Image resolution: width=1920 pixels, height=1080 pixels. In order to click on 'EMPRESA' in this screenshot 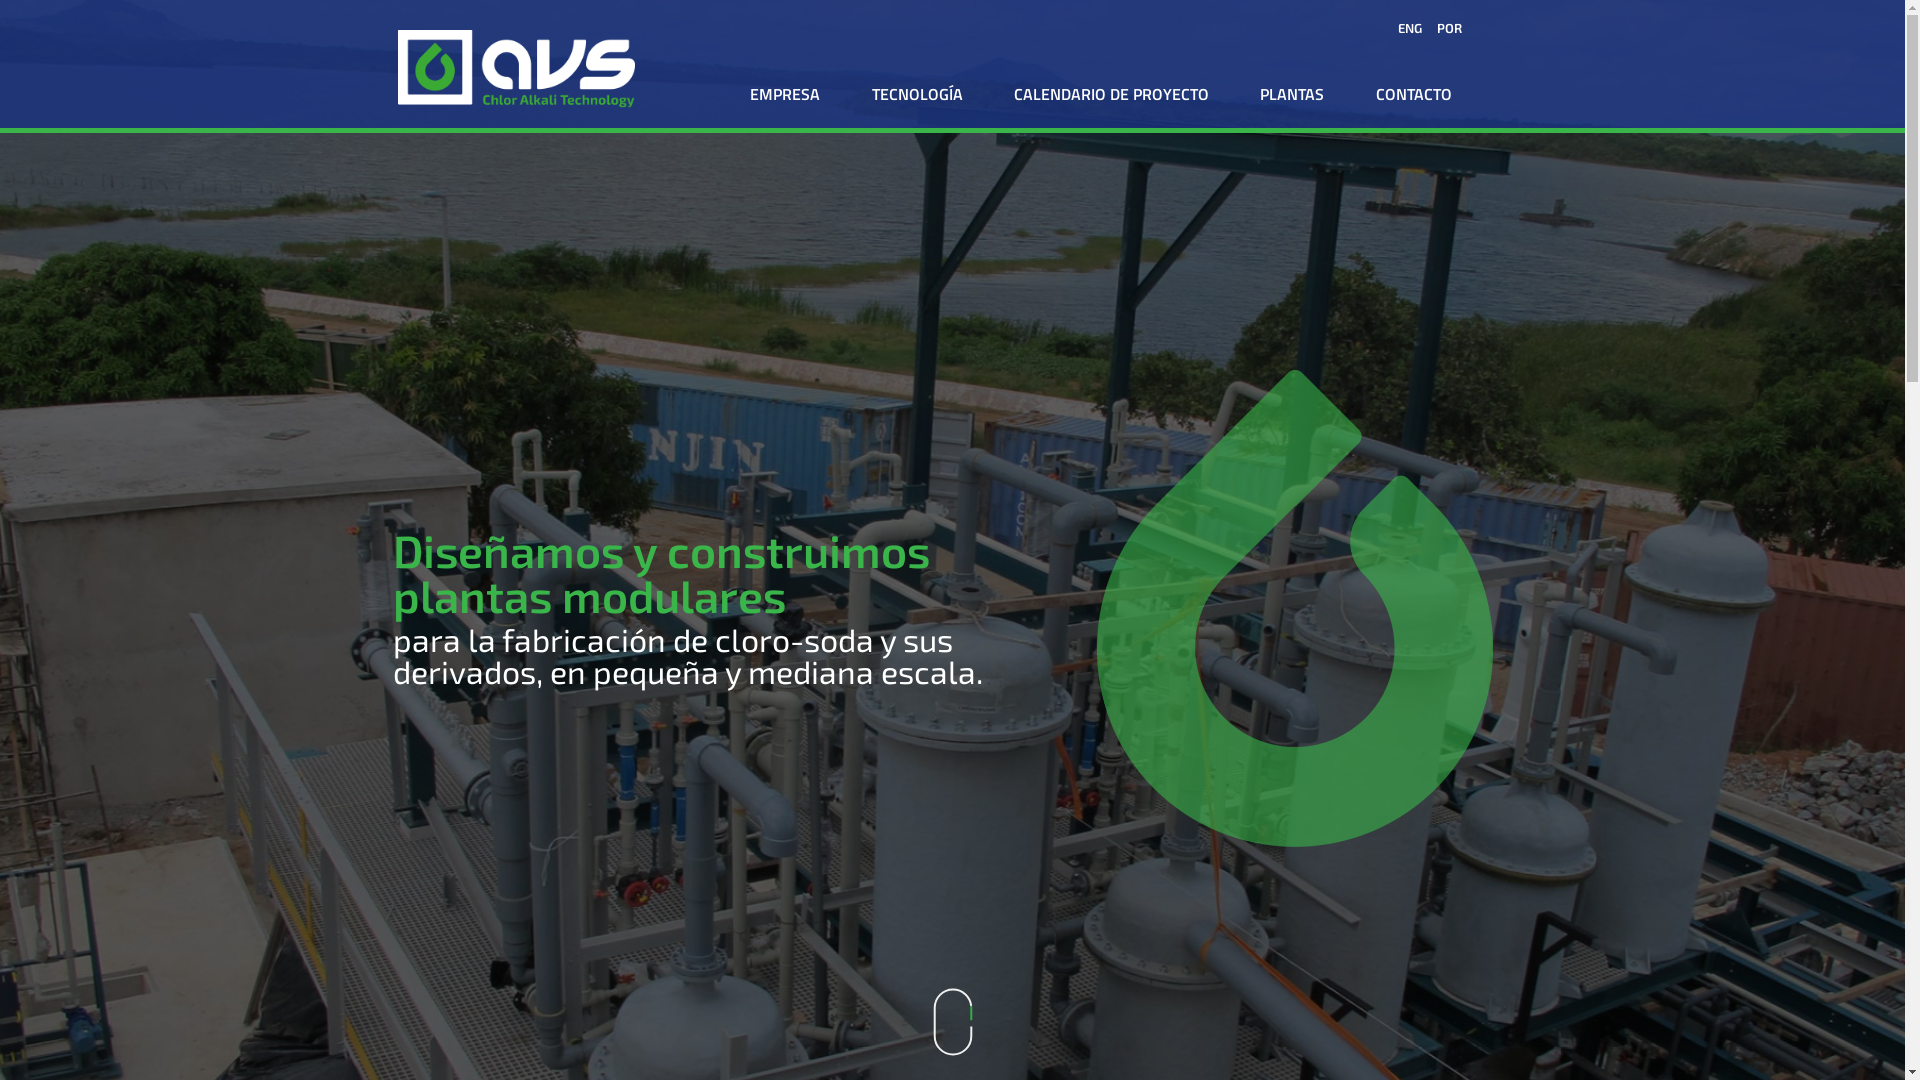, I will do `click(784, 93)`.